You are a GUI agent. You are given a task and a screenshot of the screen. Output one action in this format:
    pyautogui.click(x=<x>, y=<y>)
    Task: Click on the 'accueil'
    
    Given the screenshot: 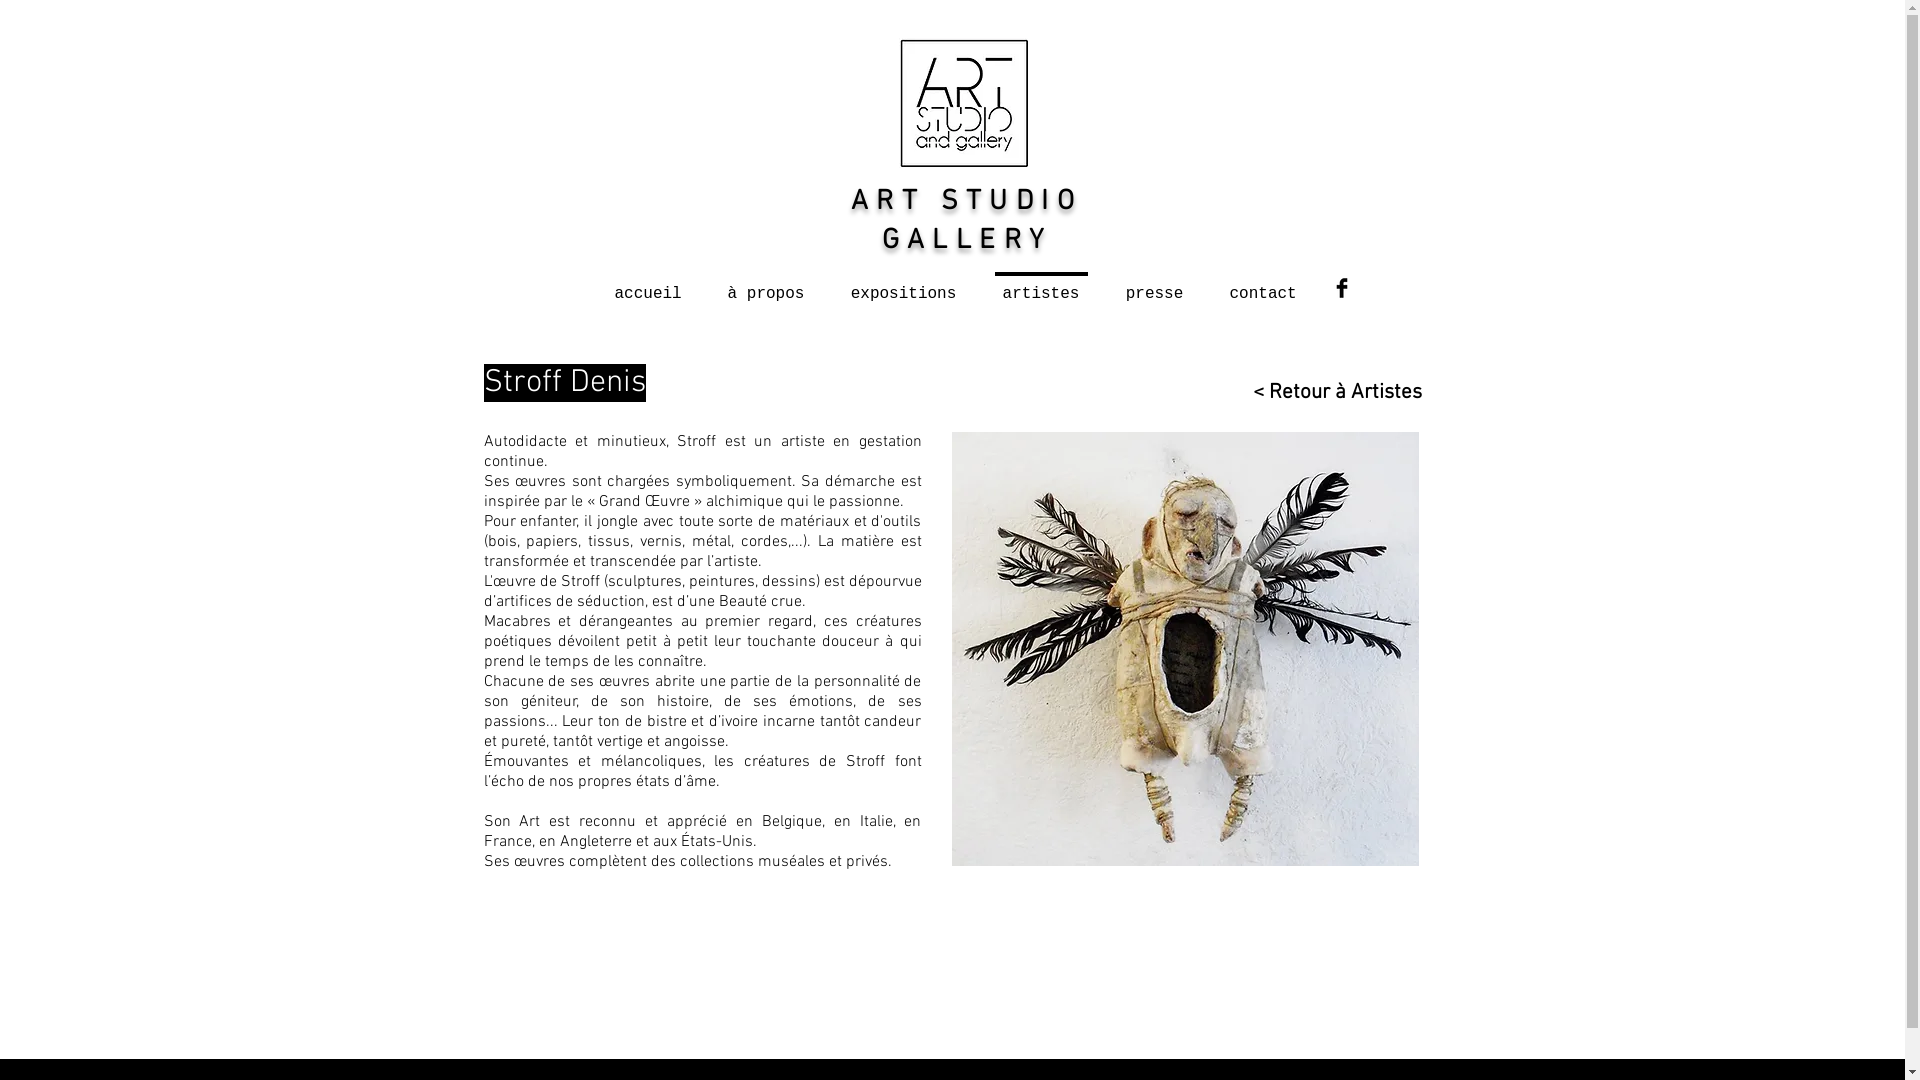 What is the action you would take?
    pyautogui.click(x=648, y=285)
    